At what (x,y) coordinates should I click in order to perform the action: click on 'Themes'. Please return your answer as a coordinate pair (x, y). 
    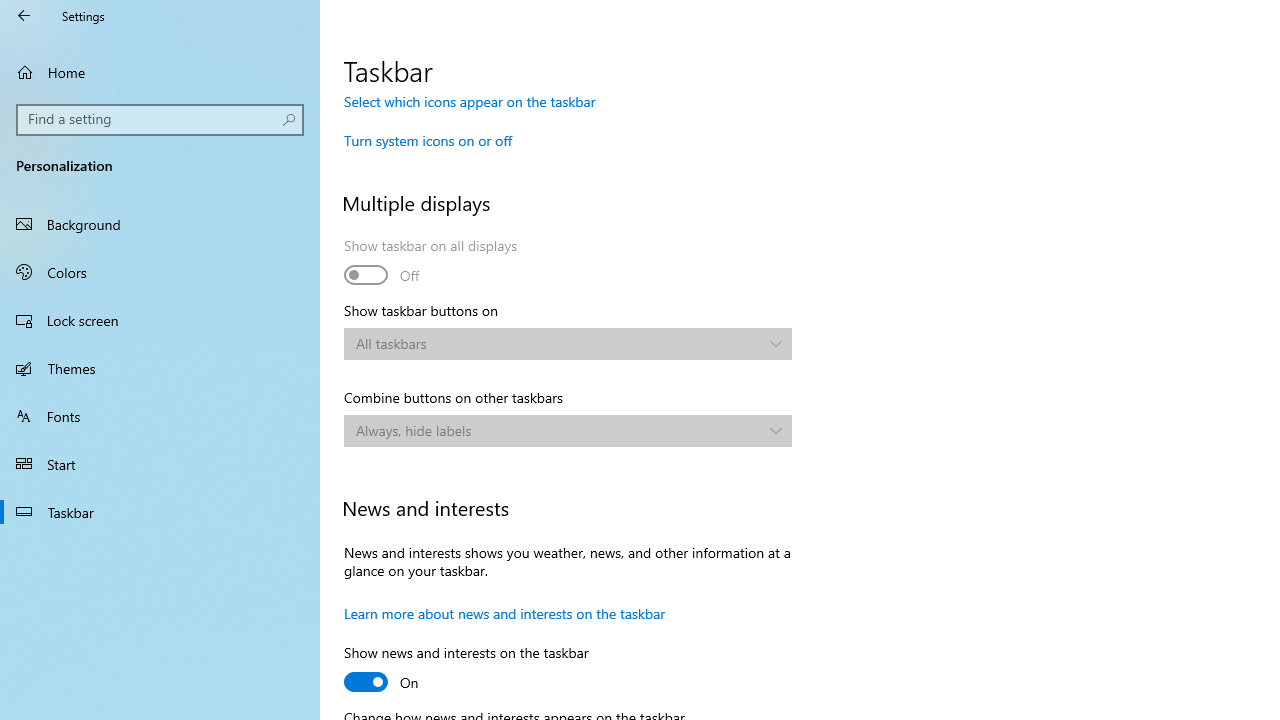
    Looking at the image, I should click on (160, 367).